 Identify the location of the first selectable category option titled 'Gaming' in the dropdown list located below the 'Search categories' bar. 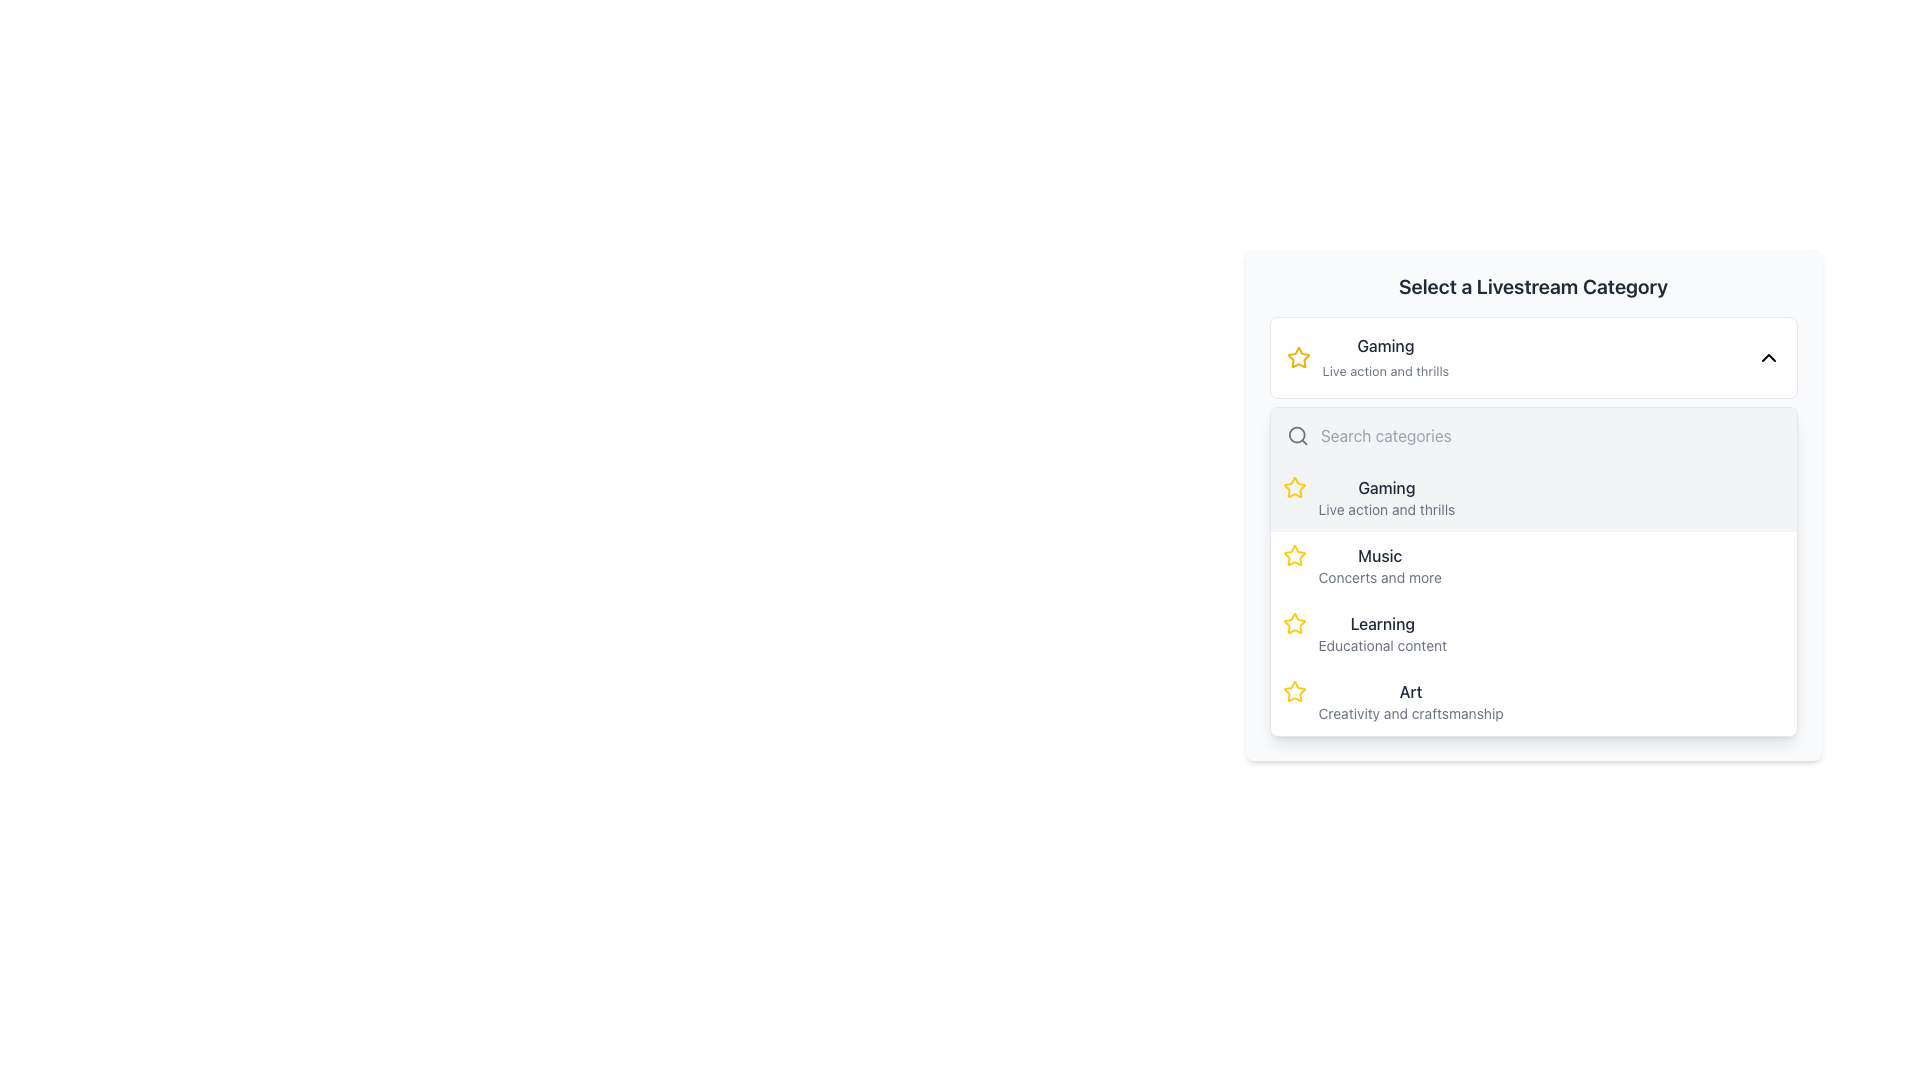
(1532, 496).